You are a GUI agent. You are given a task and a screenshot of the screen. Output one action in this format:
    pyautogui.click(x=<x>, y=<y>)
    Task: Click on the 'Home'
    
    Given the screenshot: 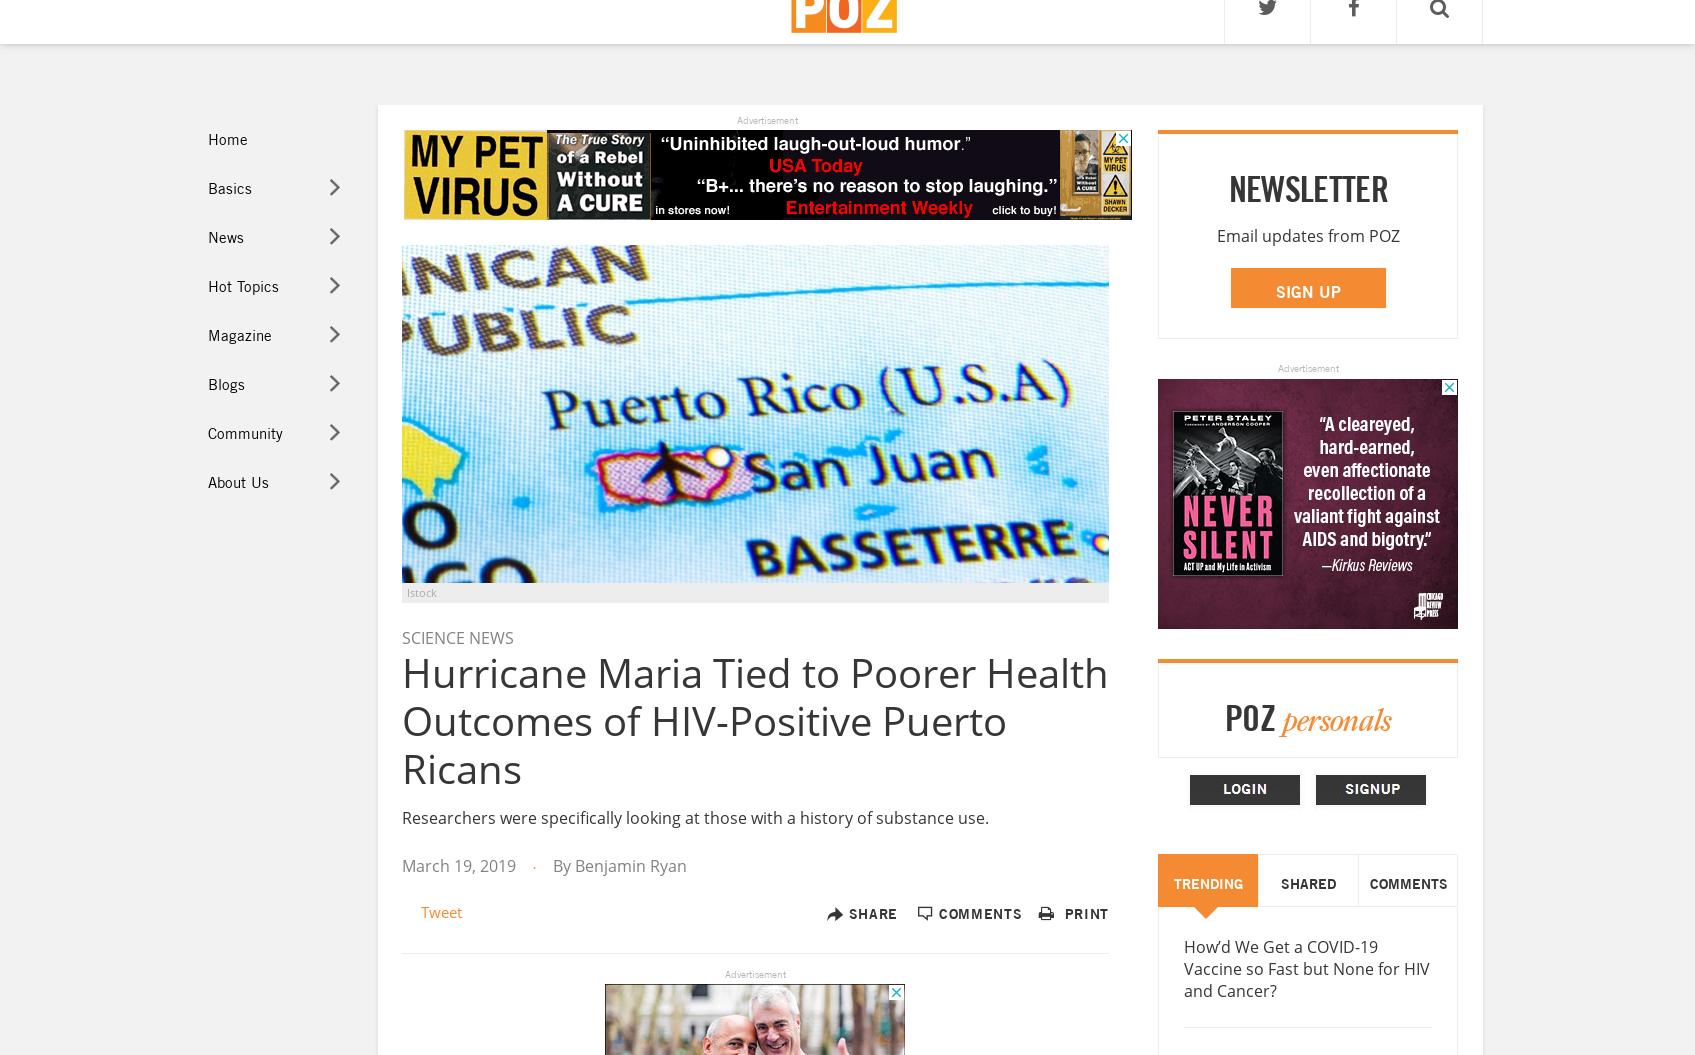 What is the action you would take?
    pyautogui.click(x=225, y=139)
    